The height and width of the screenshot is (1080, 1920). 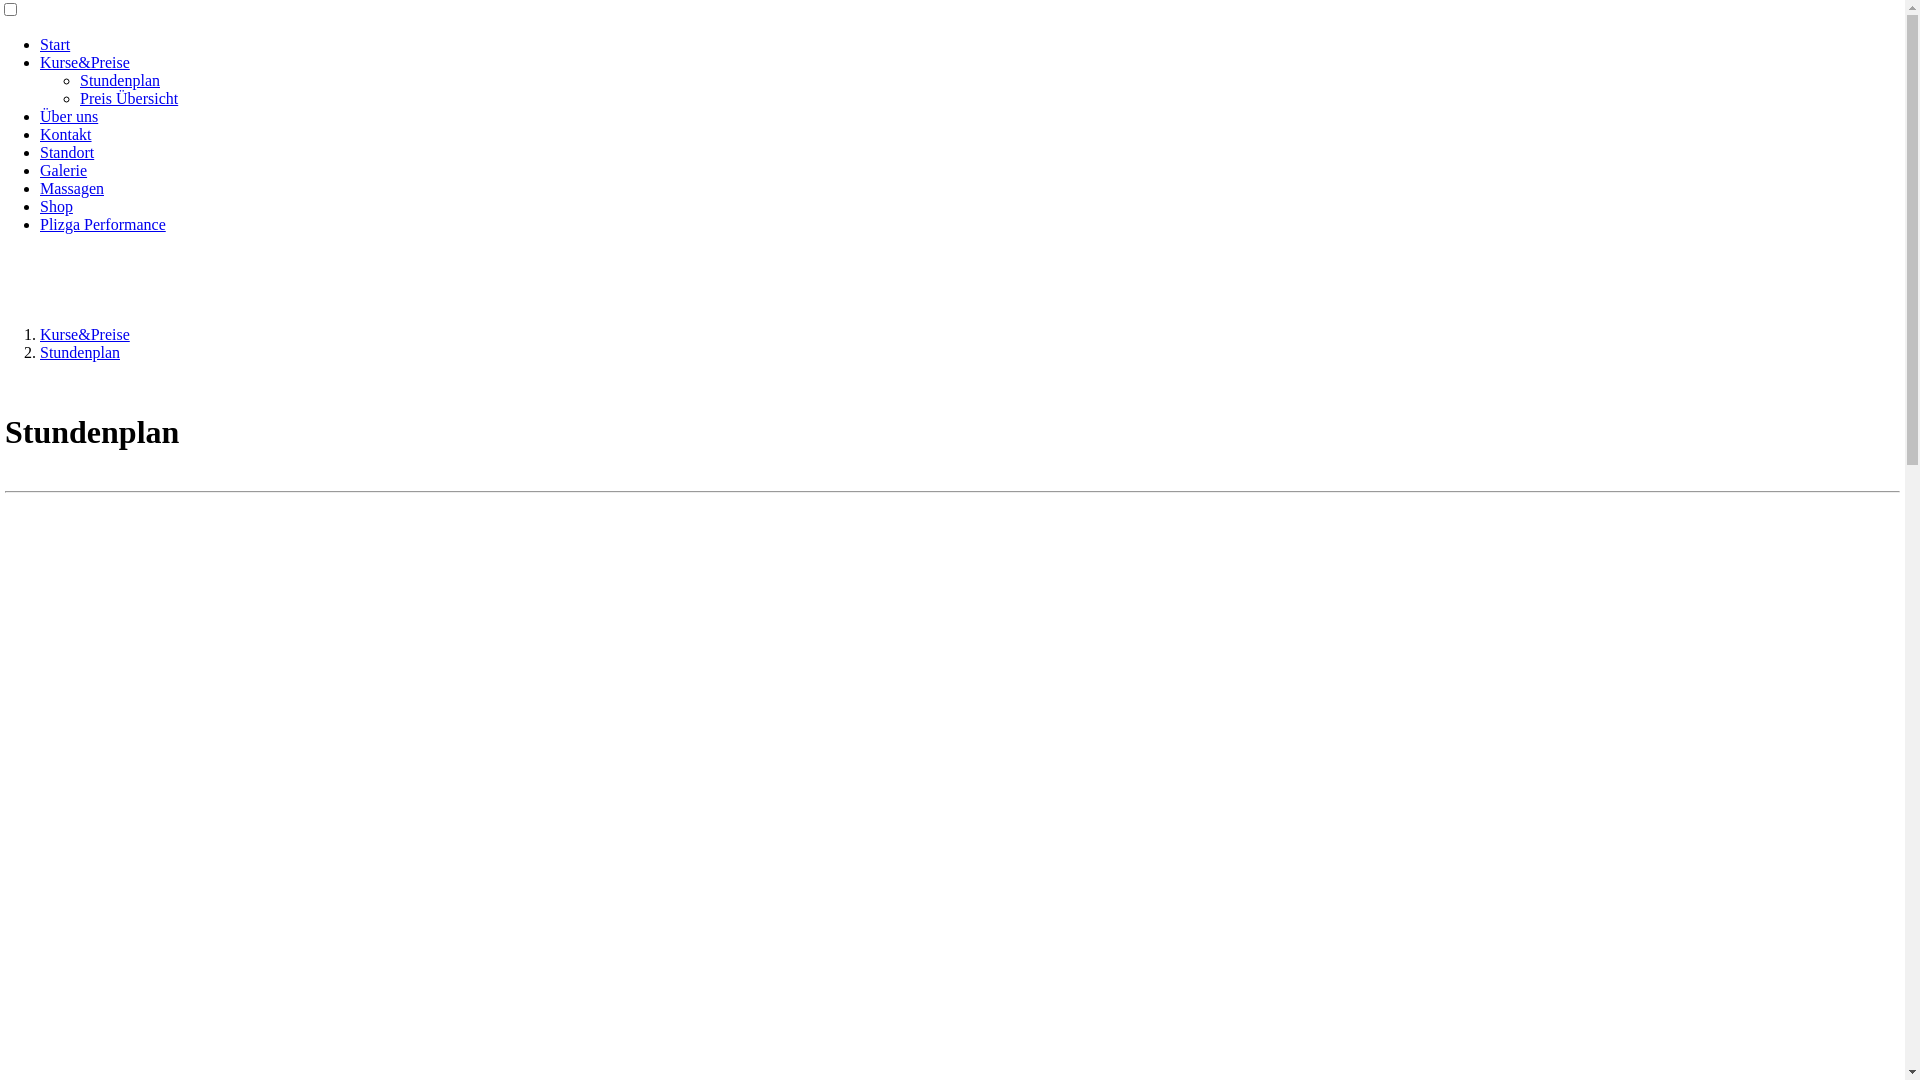 What do you see at coordinates (66, 134) in the screenshot?
I see `'Kontakt'` at bounding box center [66, 134].